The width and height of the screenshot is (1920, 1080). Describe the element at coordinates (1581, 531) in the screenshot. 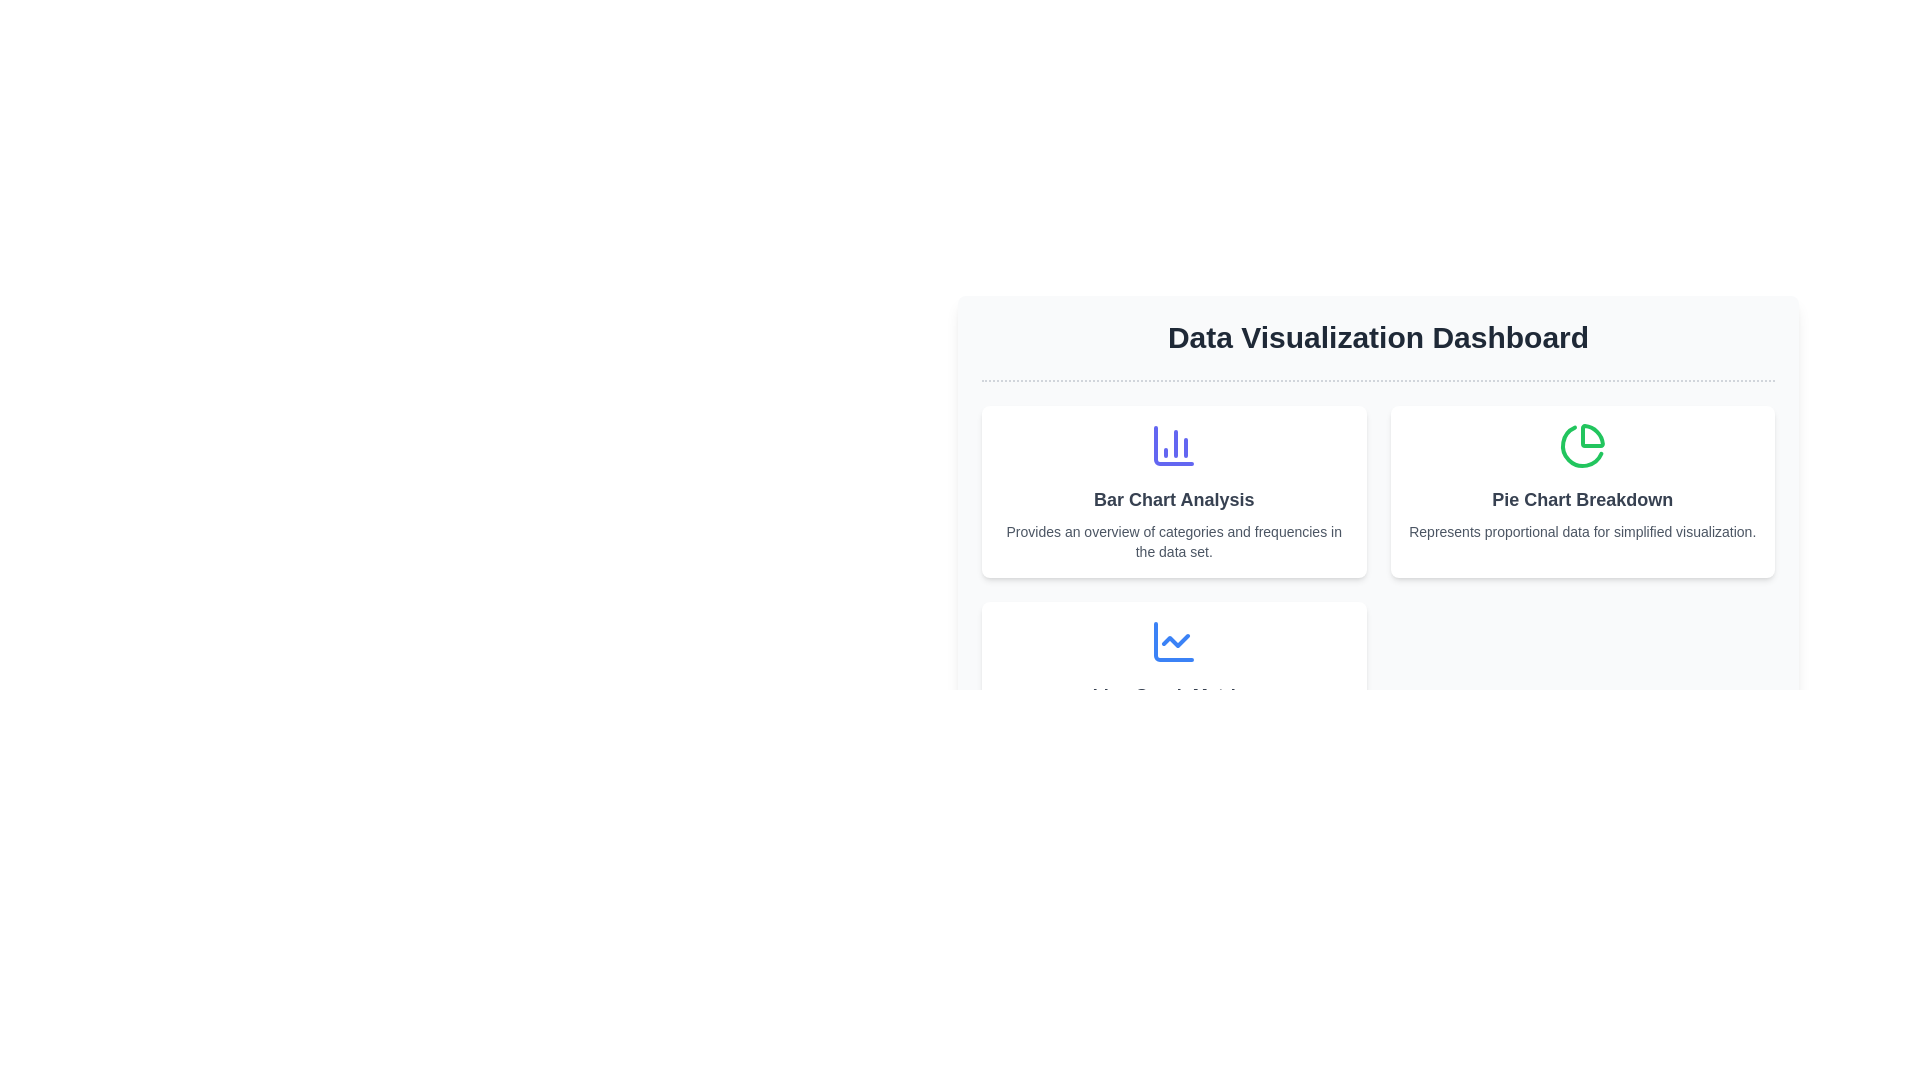

I see `the text block containing 'Represents proportional data for simplified visualization.' located below the 'Pie Chart Breakdown' heading` at that location.